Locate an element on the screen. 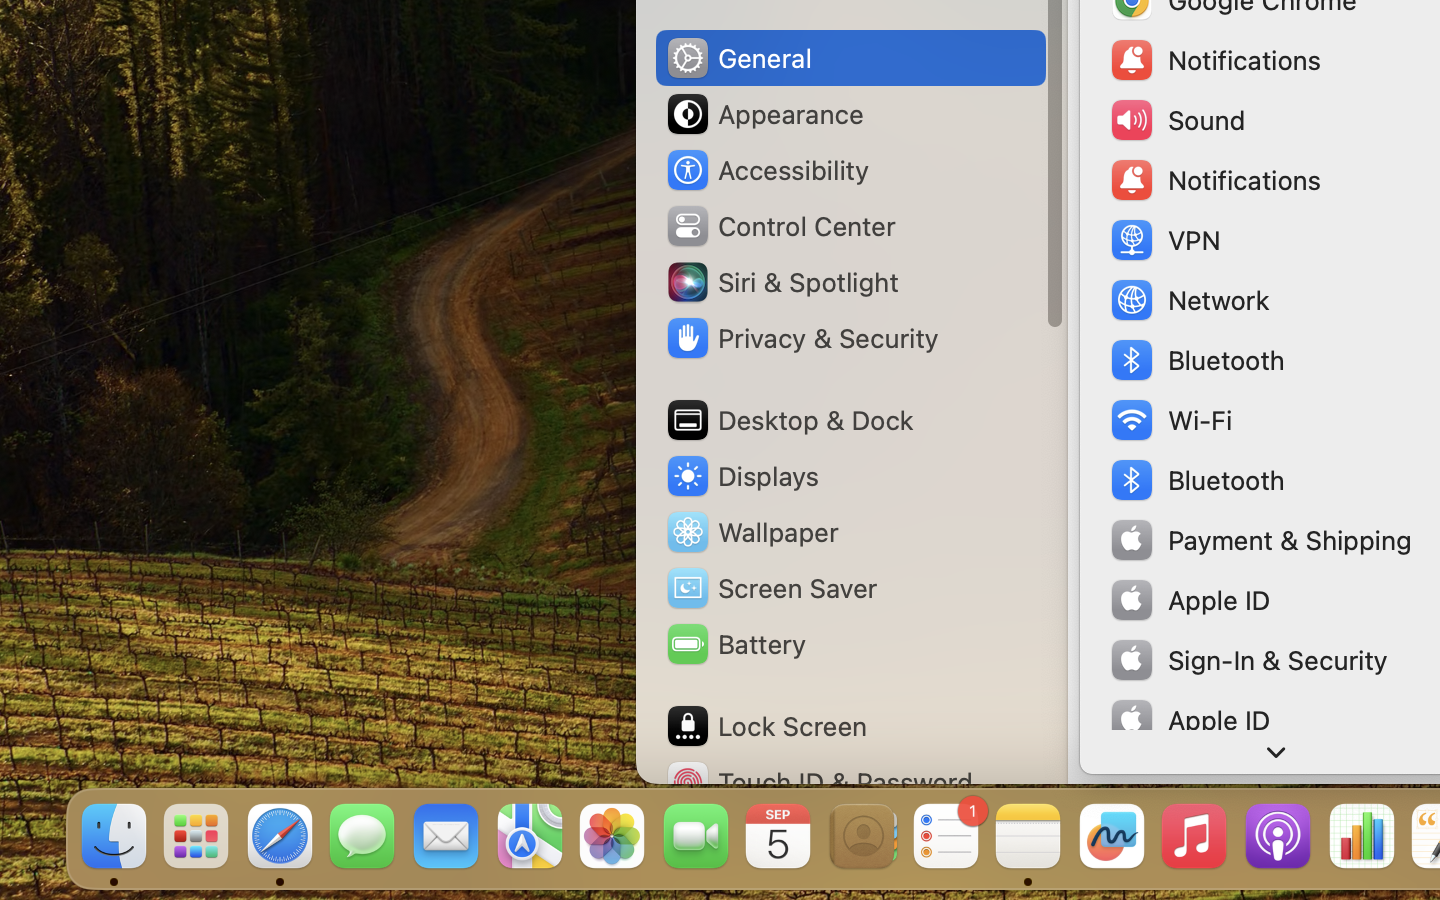 Image resolution: width=1440 pixels, height=900 pixels. 'Wallpaper' is located at coordinates (749, 530).